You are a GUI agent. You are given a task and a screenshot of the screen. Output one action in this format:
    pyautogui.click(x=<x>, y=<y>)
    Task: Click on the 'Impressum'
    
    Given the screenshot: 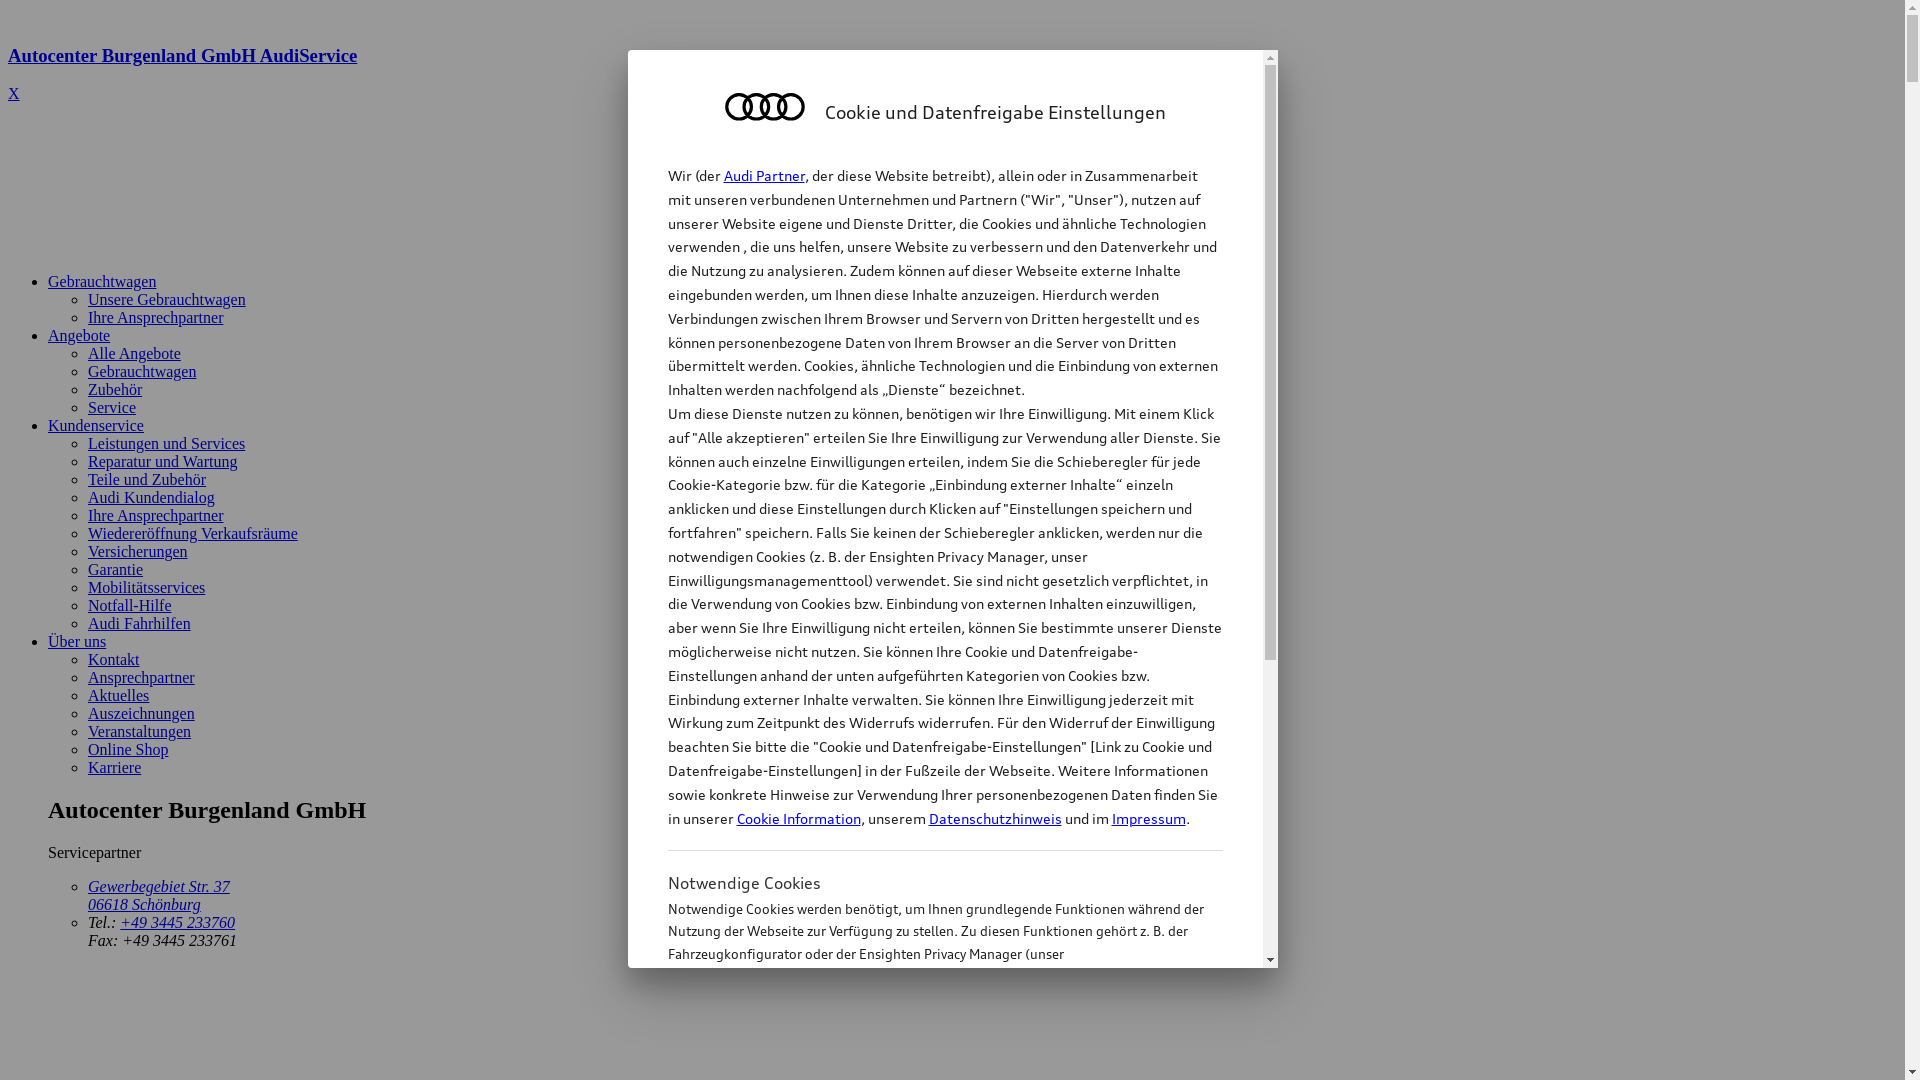 What is the action you would take?
    pyautogui.click(x=1148, y=818)
    